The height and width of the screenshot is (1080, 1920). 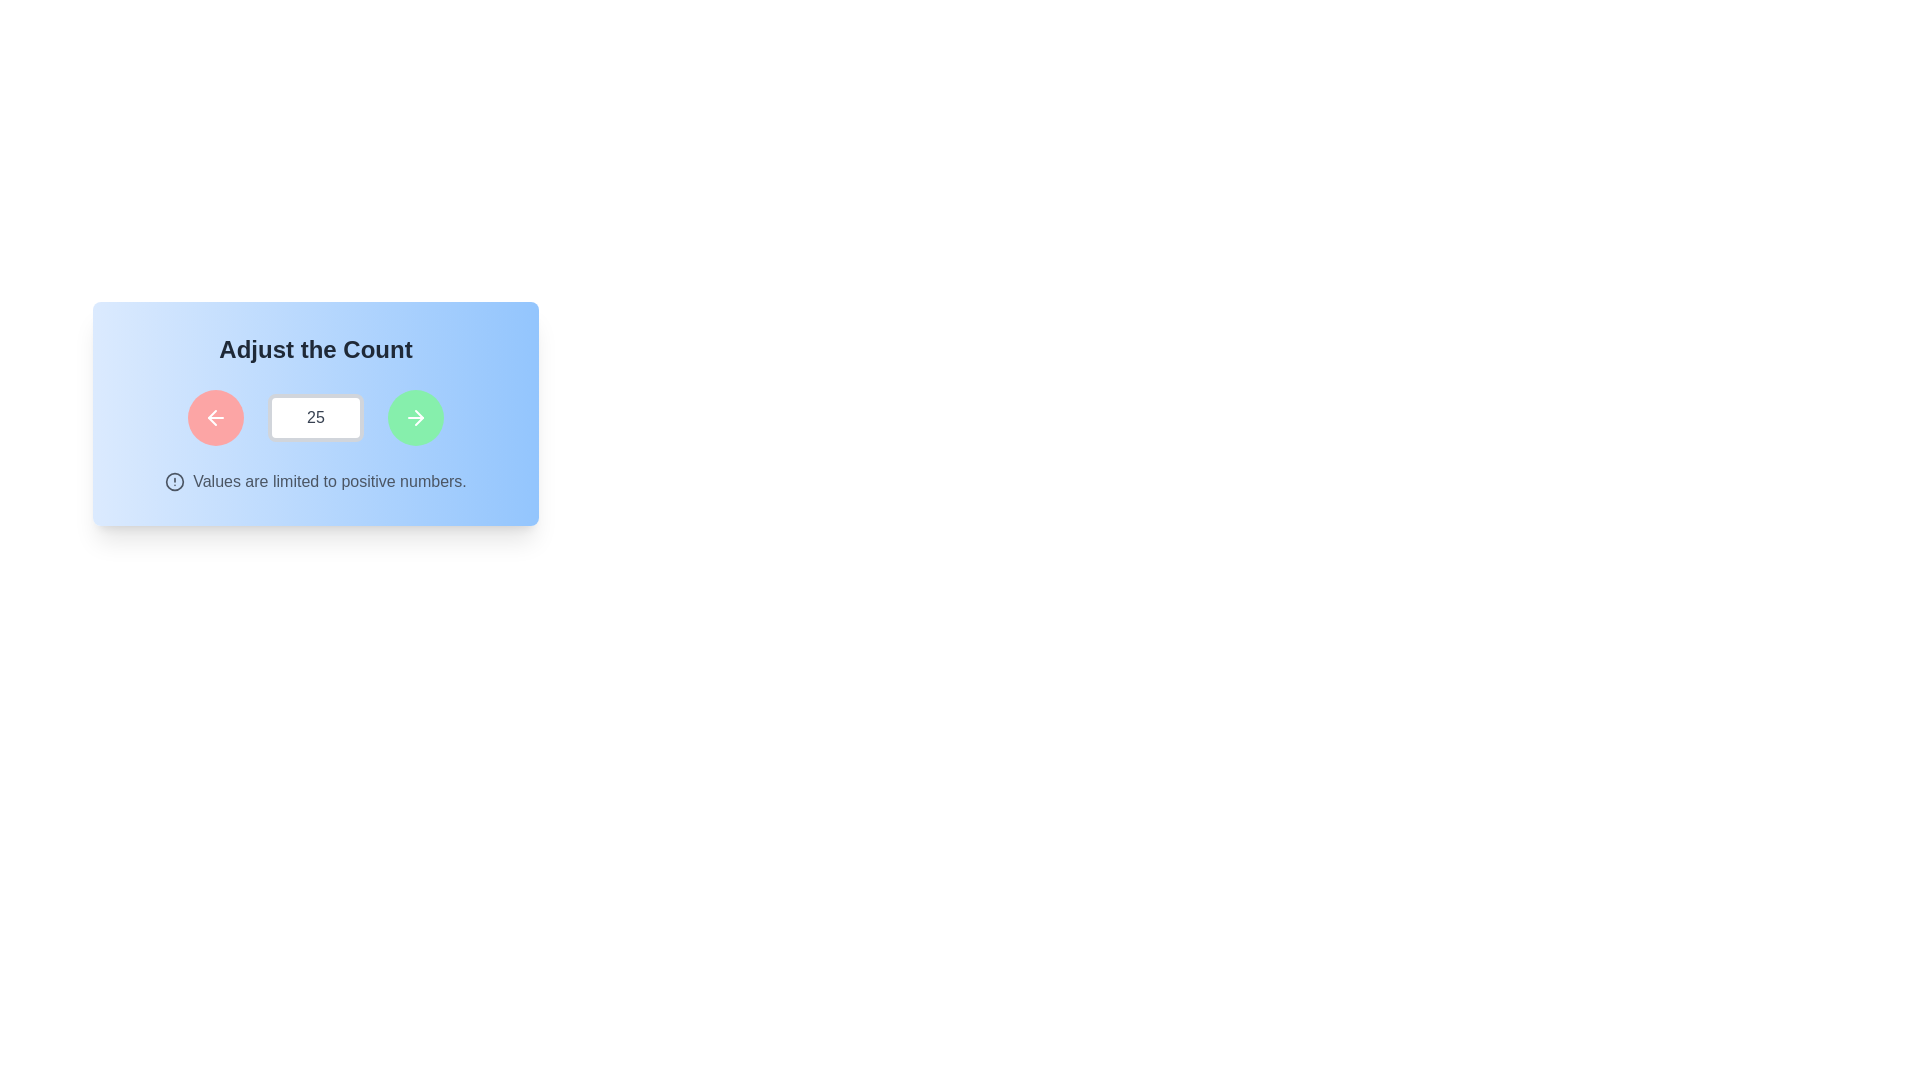 What do you see at coordinates (415, 416) in the screenshot?
I see `the green circular button containing the white arrow icon` at bounding box center [415, 416].